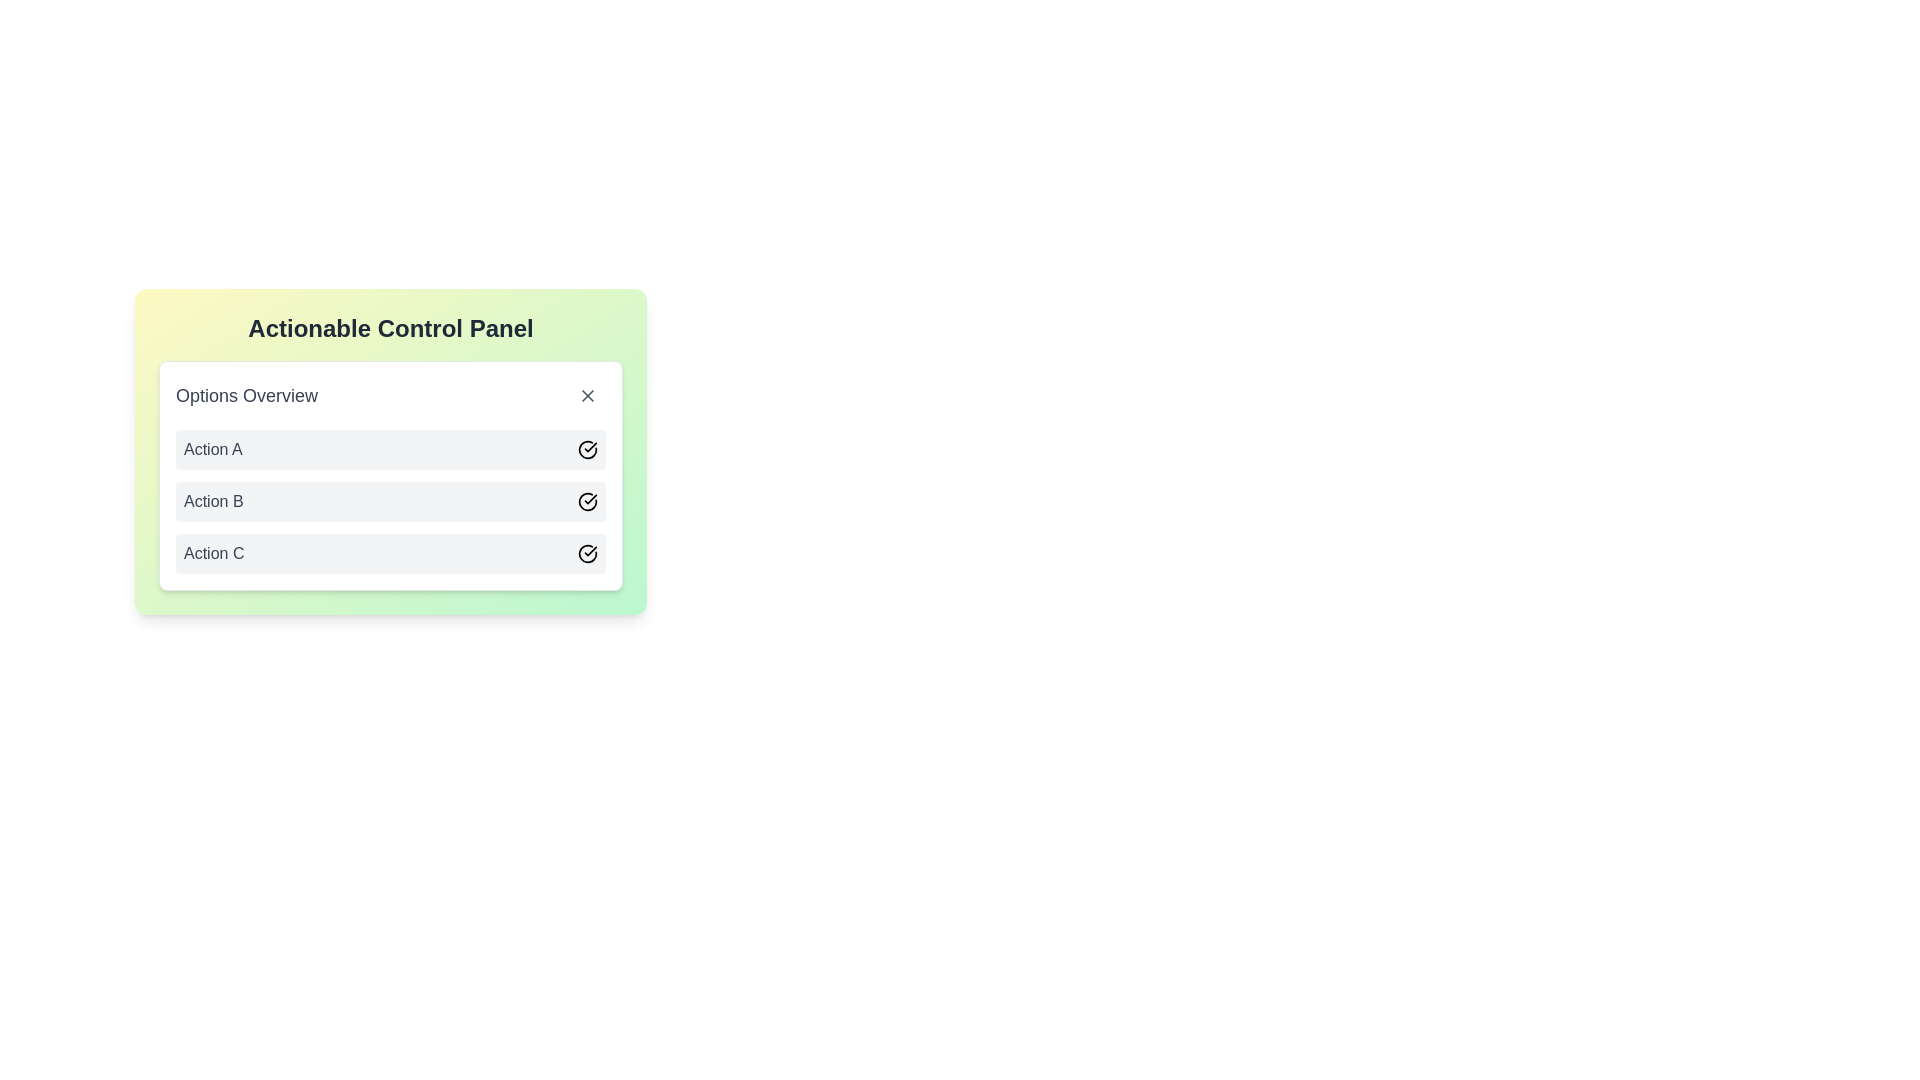  What do you see at coordinates (213, 500) in the screenshot?
I see `the text label 'Action B', which is the second entry in a vertical list of actions` at bounding box center [213, 500].